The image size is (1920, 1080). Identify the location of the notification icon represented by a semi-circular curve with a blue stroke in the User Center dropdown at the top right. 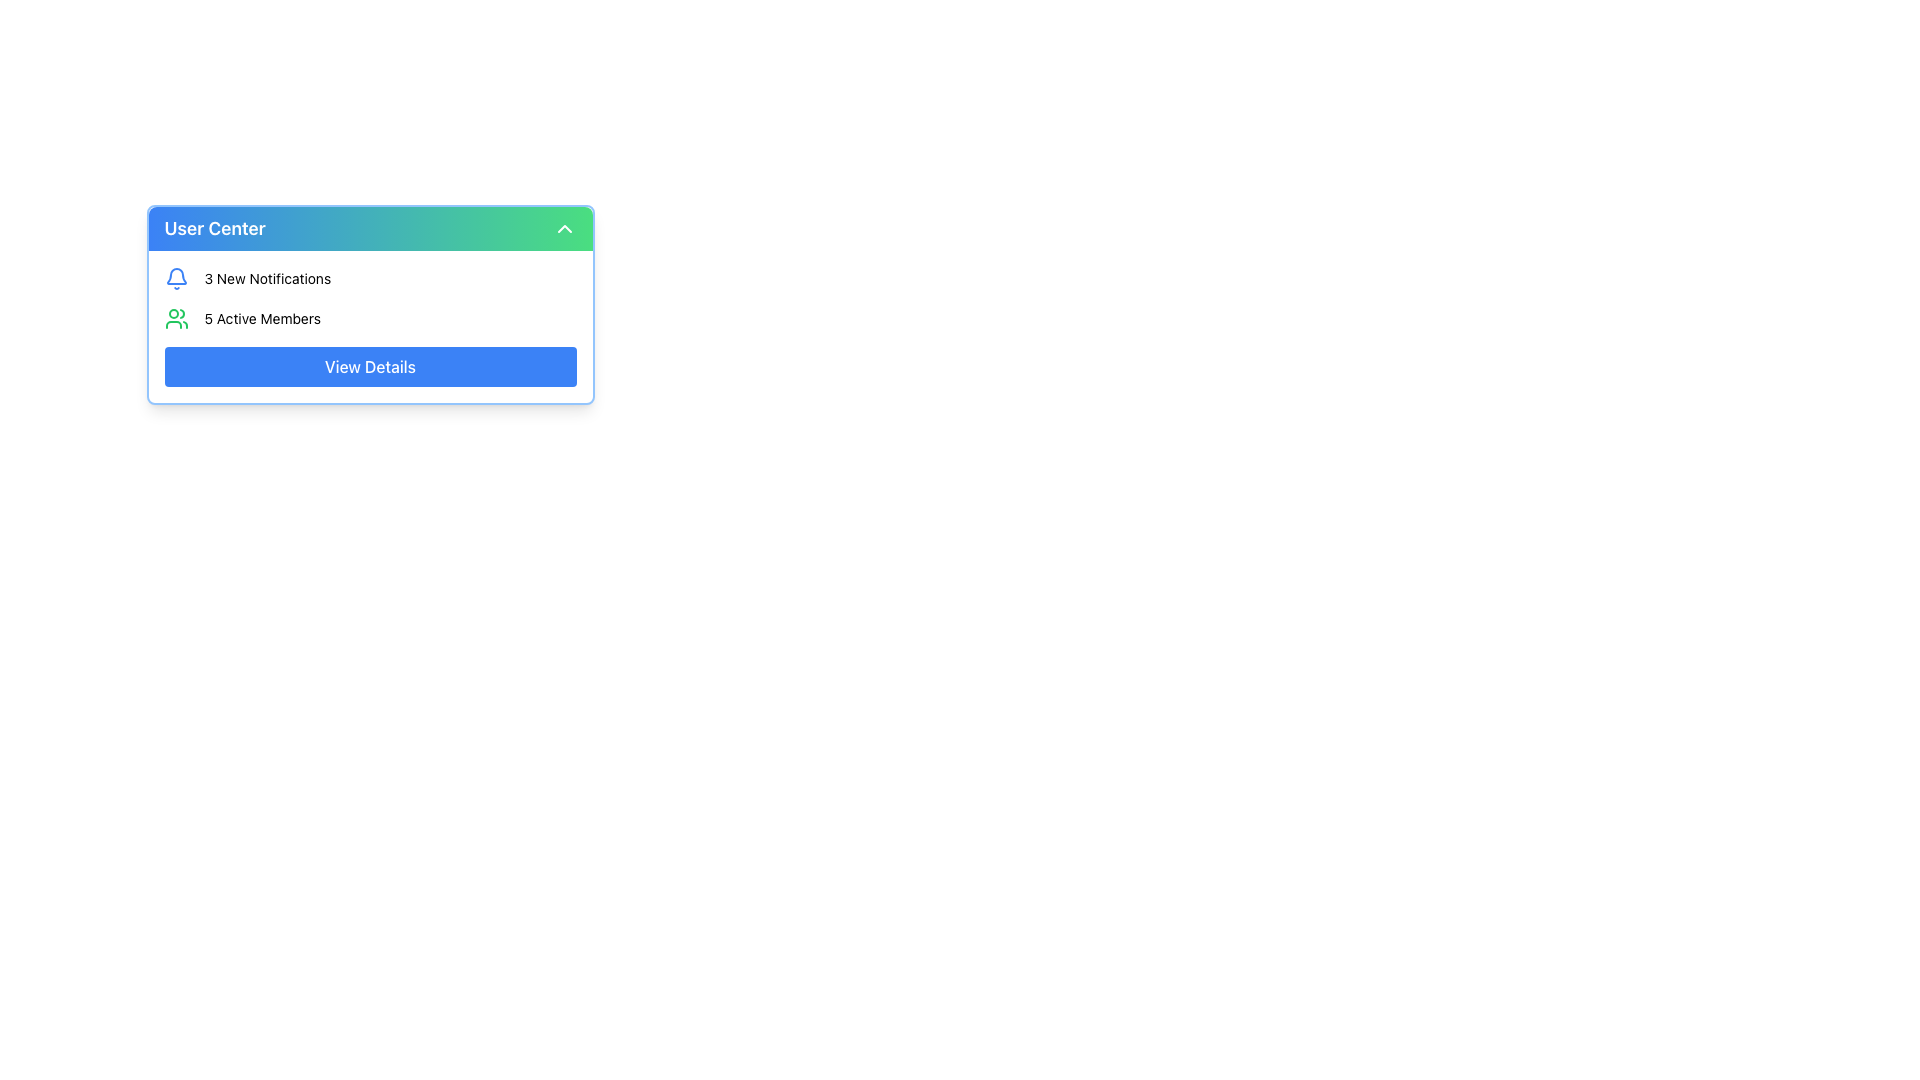
(176, 276).